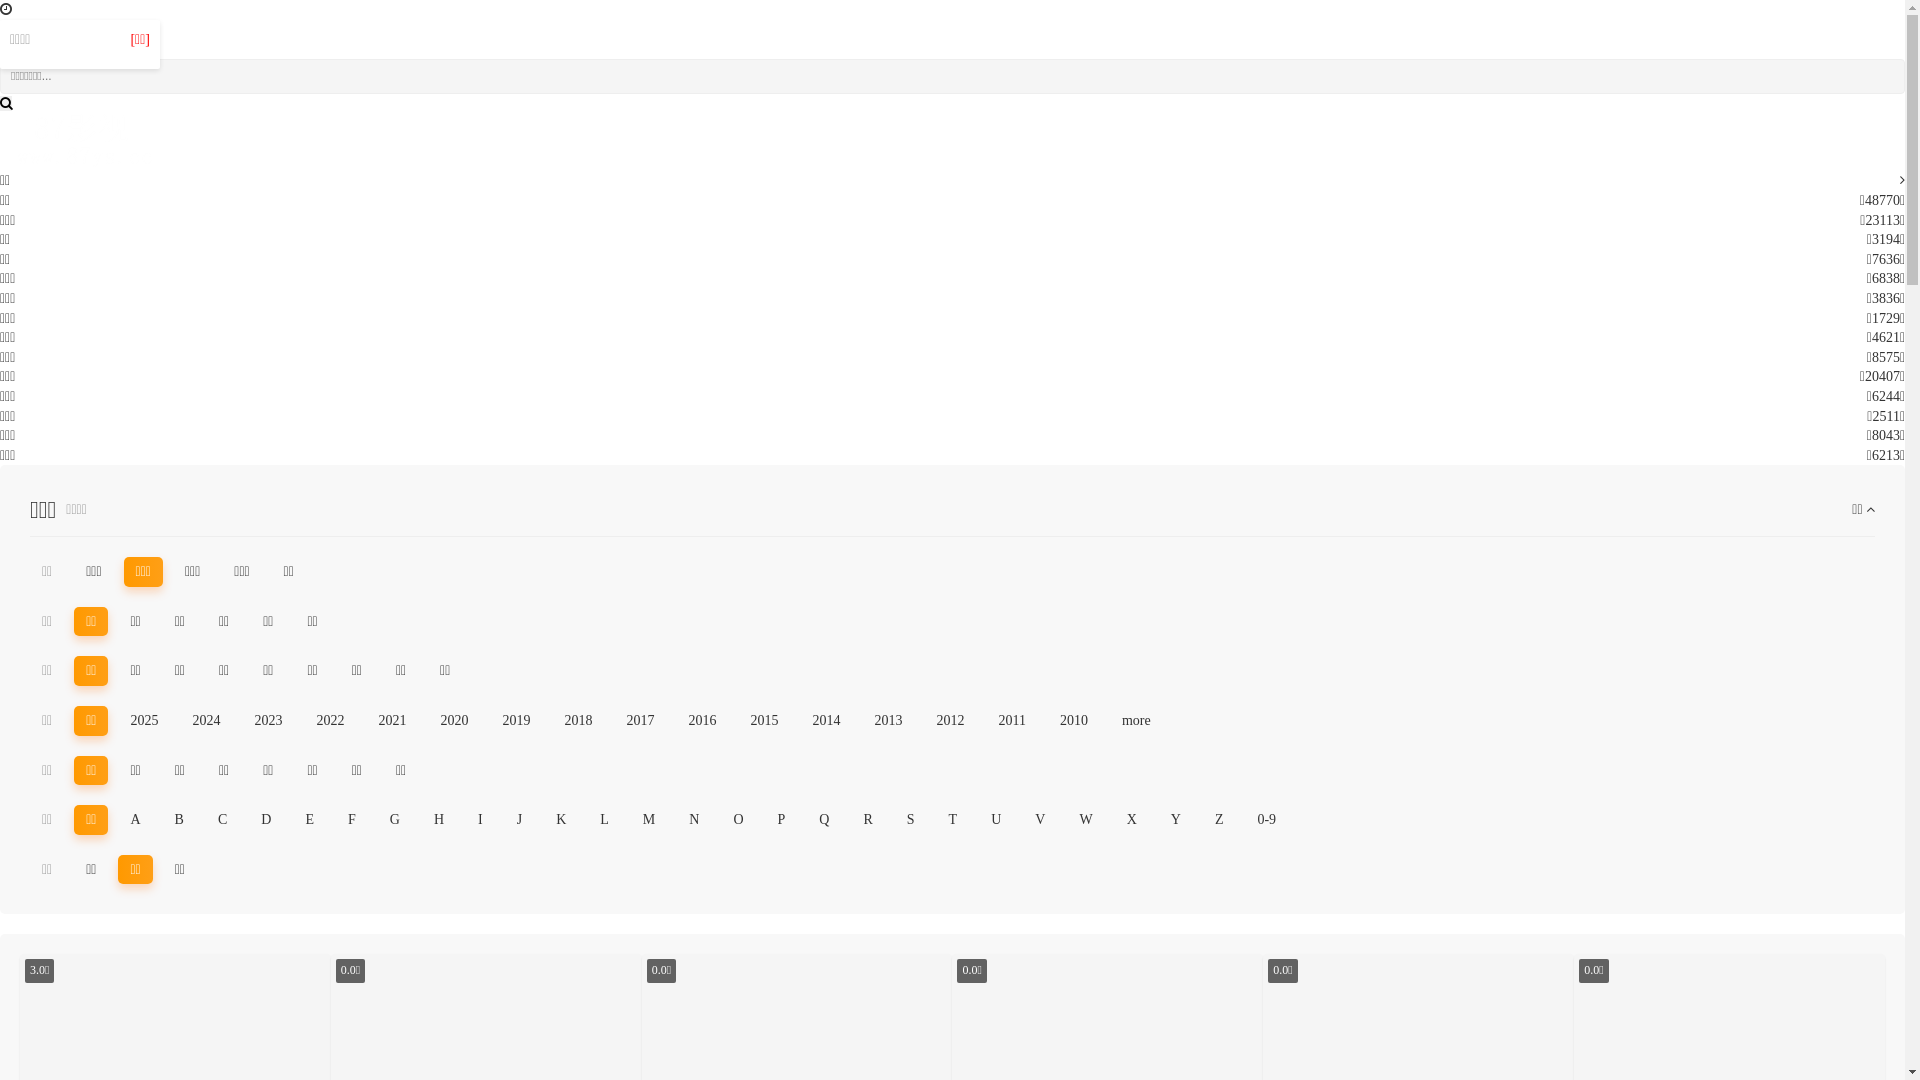  What do you see at coordinates (248, 820) in the screenshot?
I see `'D'` at bounding box center [248, 820].